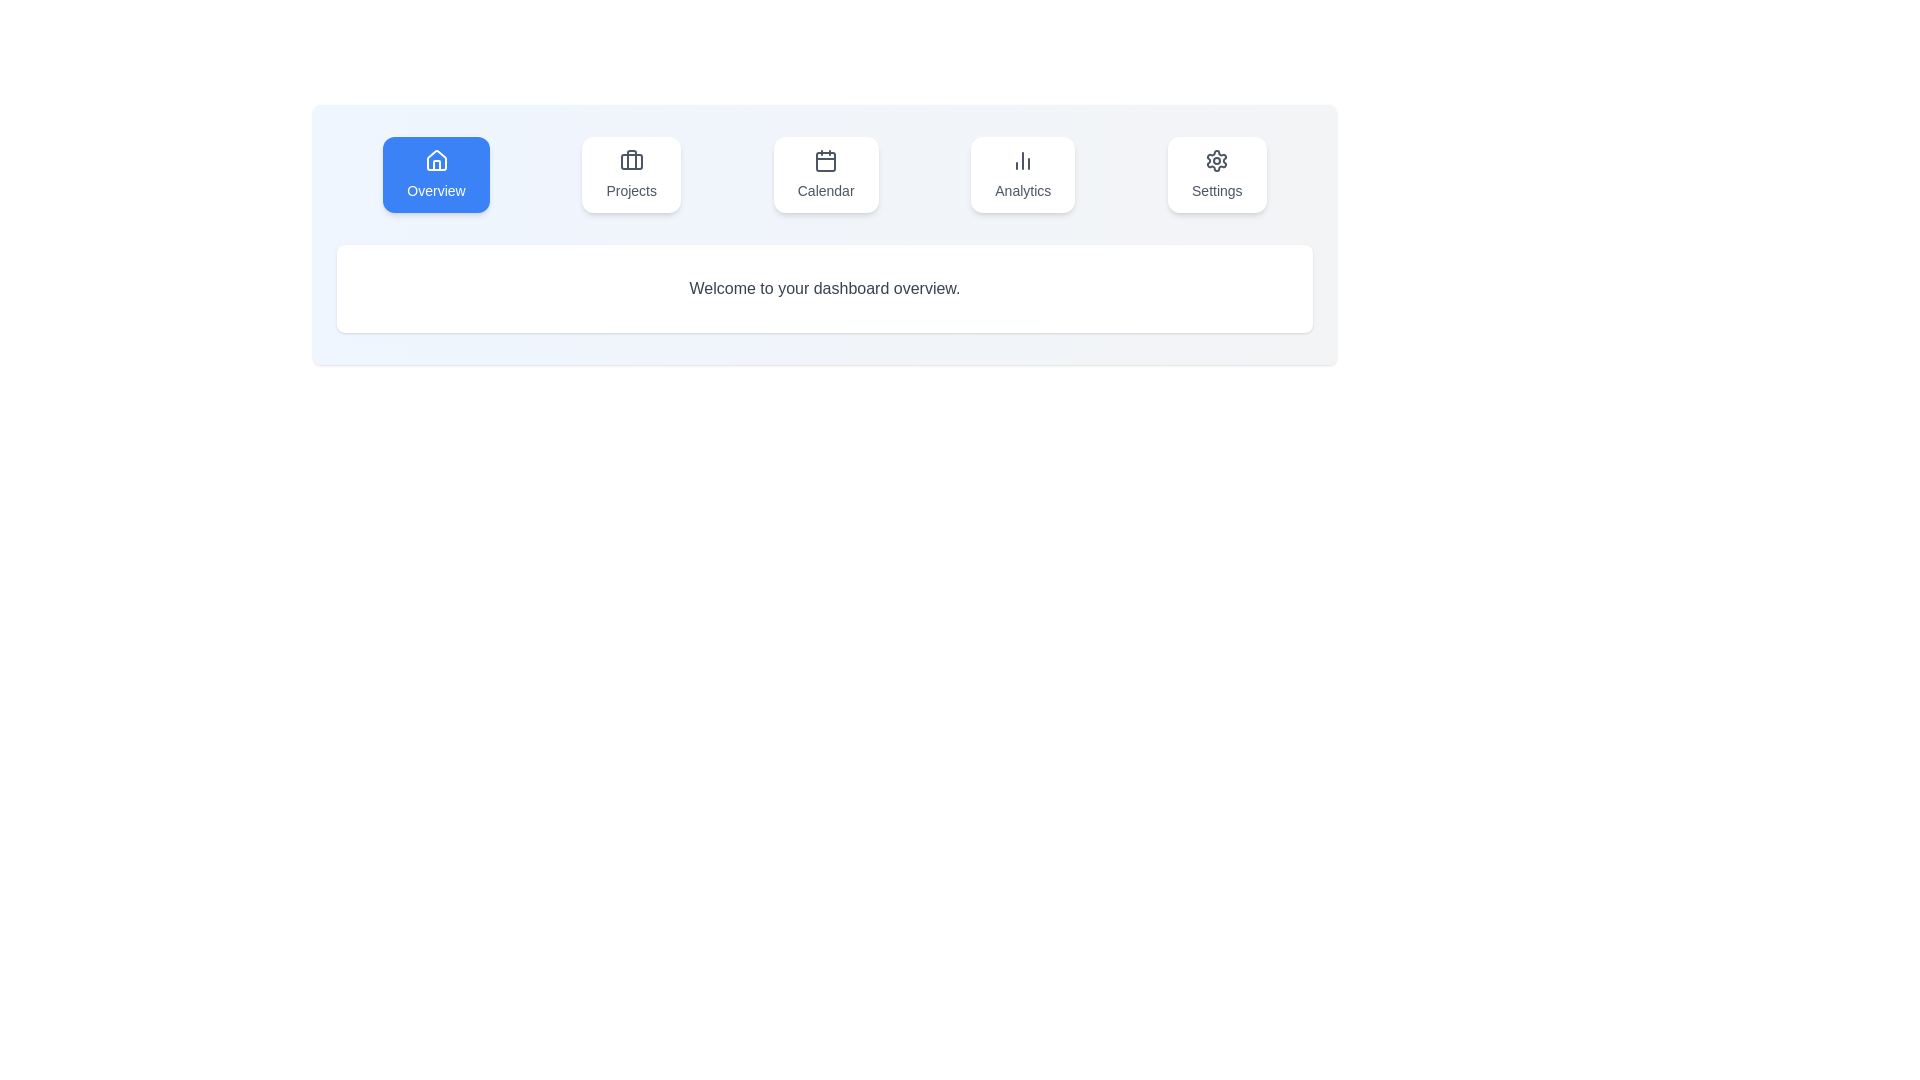  What do you see at coordinates (1216, 173) in the screenshot?
I see `the Settings button, which is the rightmost item in a horizontally aligned menu bar` at bounding box center [1216, 173].